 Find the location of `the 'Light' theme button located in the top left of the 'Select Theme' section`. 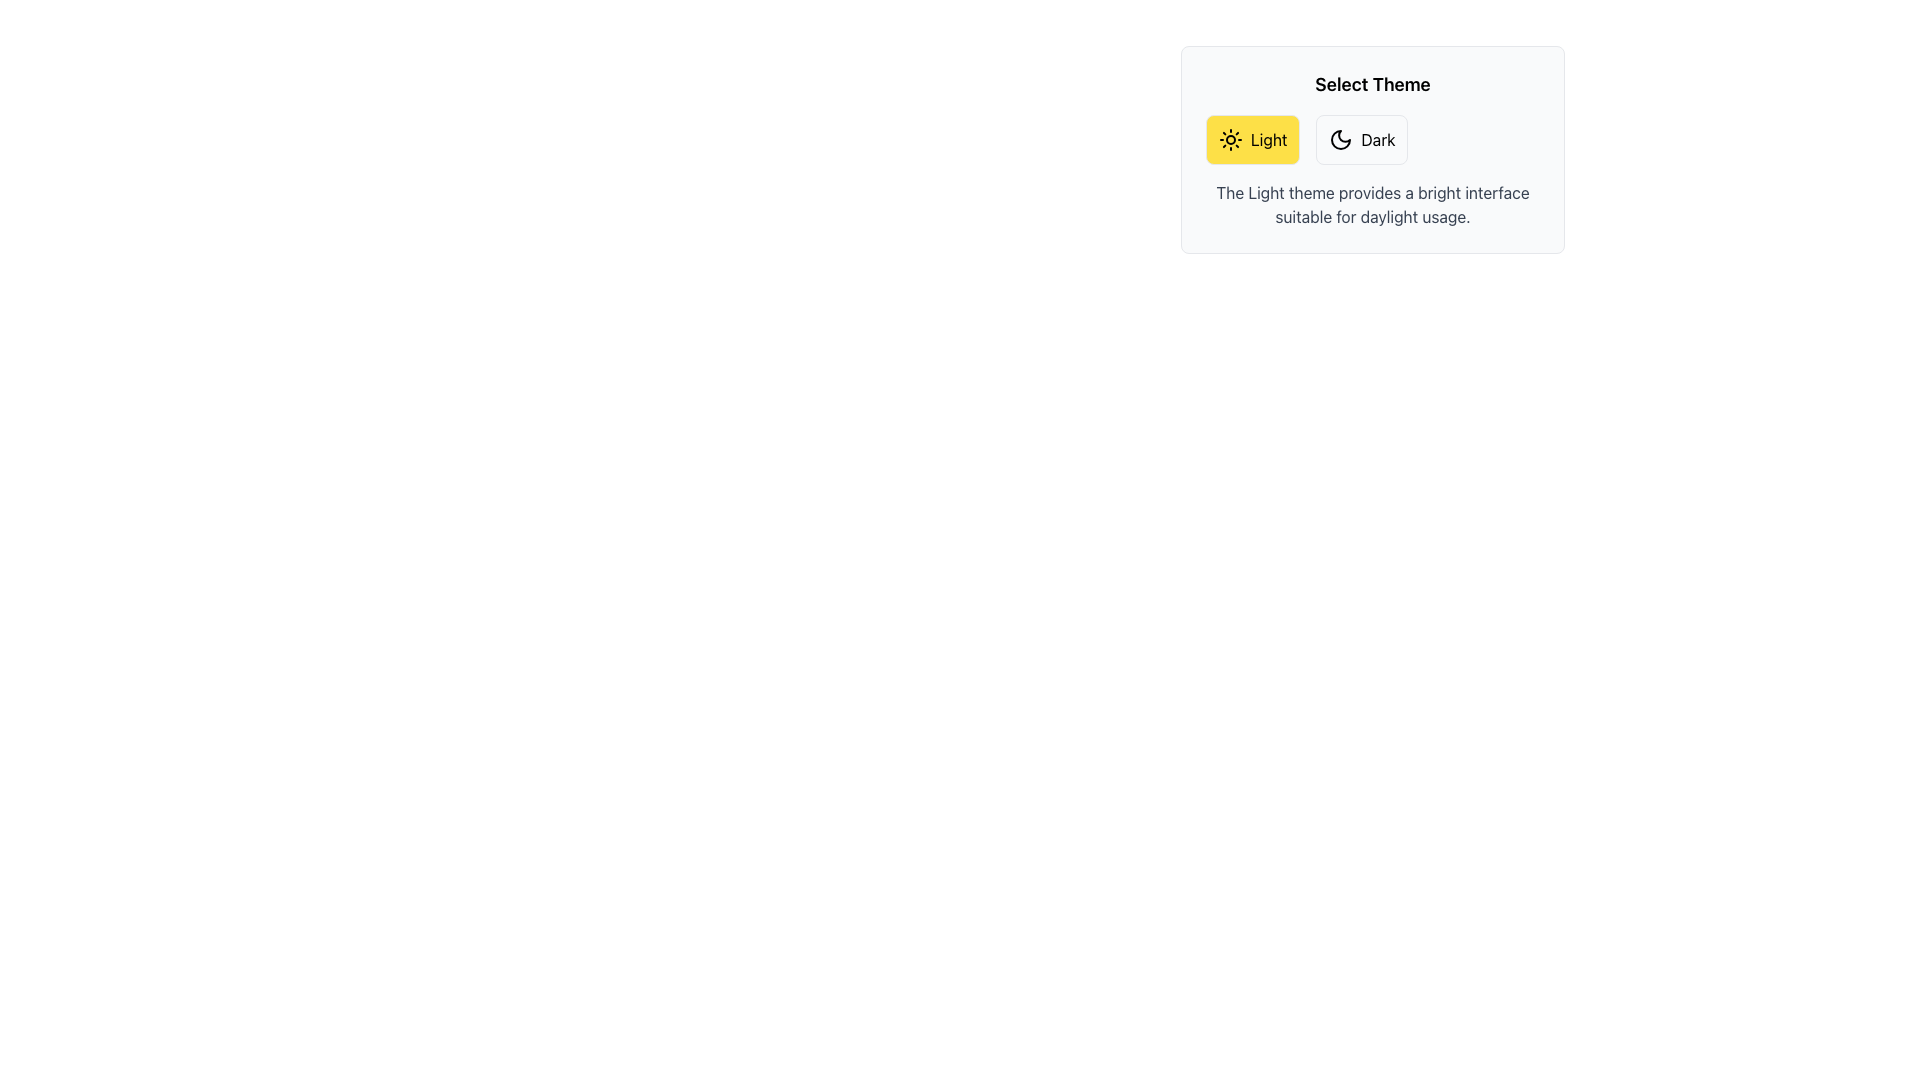

the 'Light' theme button located in the top left of the 'Select Theme' section is located at coordinates (1252, 138).